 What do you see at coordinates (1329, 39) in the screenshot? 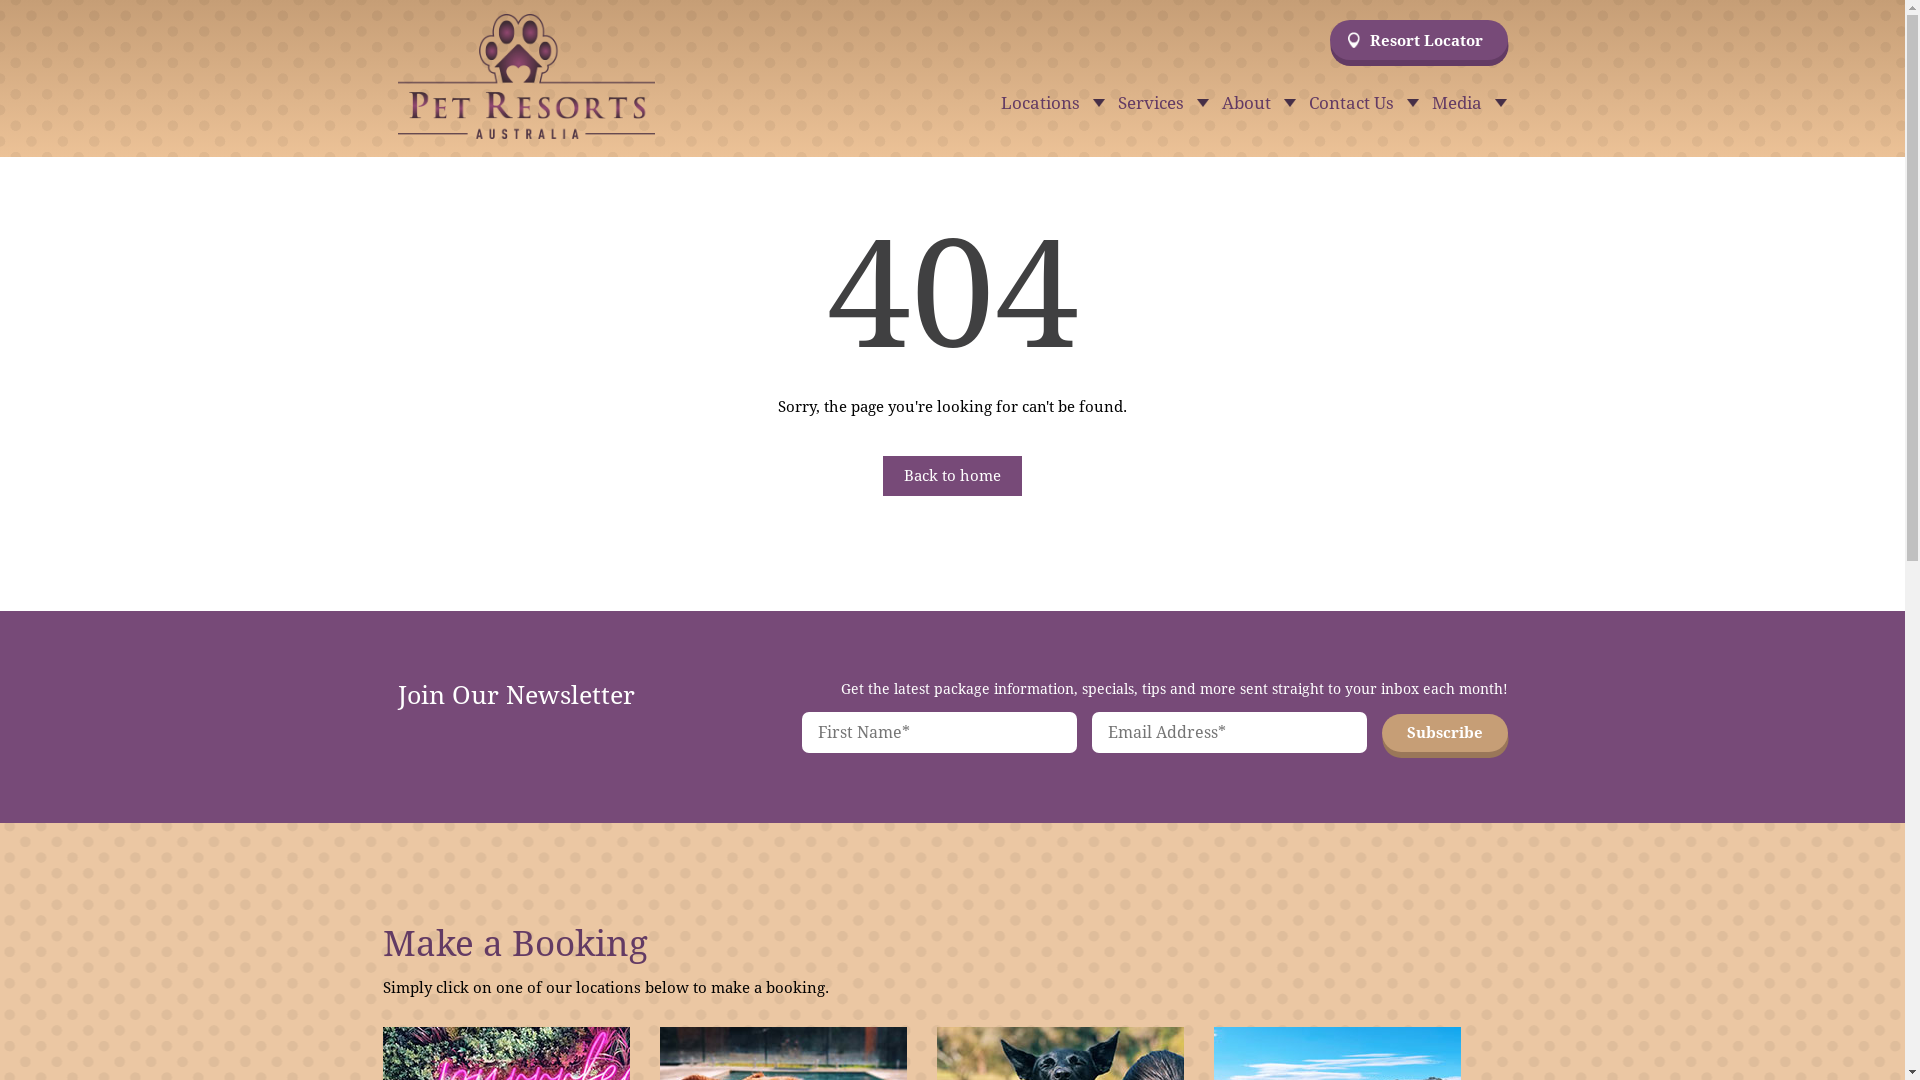
I see `'Resort Locator'` at bounding box center [1329, 39].